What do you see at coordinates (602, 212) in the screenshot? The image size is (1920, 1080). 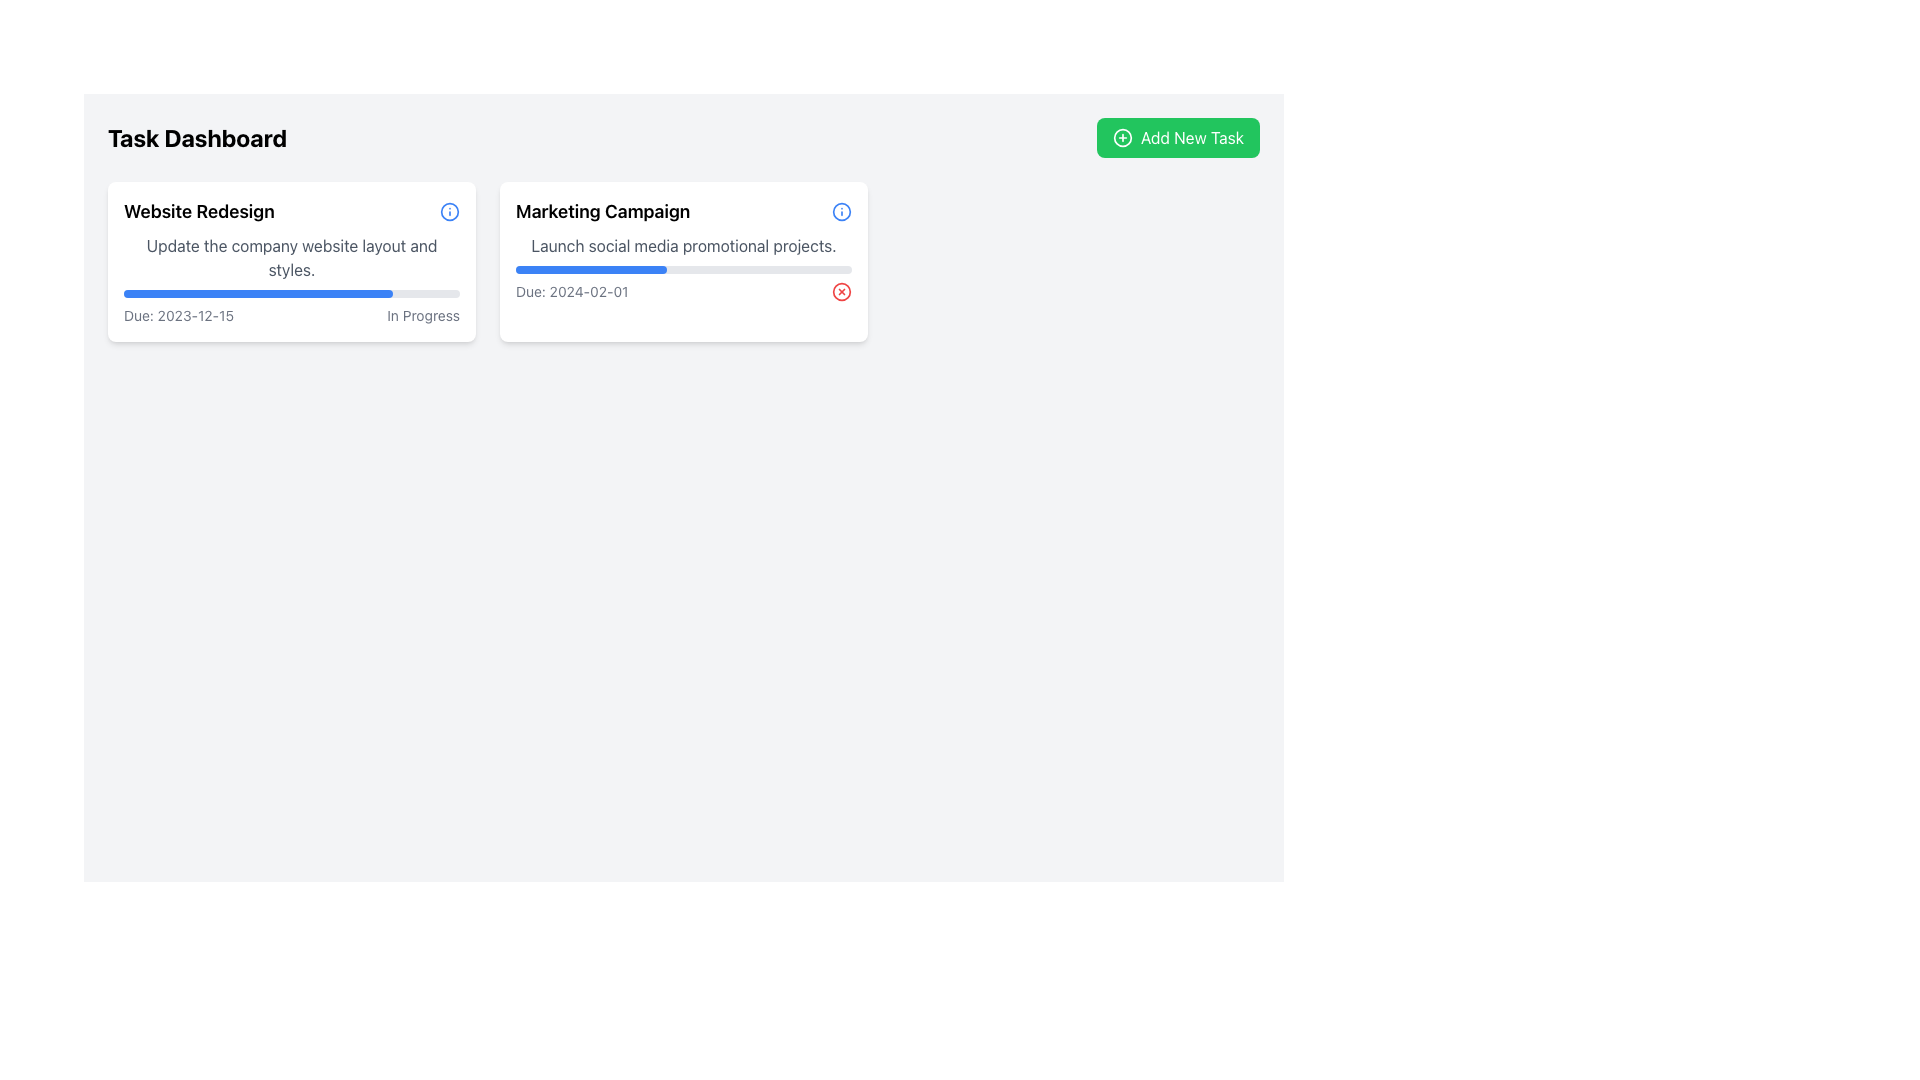 I see `prominently displayed text label that says 'Marketing Campaign', located at the center-top of the card-like UI component` at bounding box center [602, 212].